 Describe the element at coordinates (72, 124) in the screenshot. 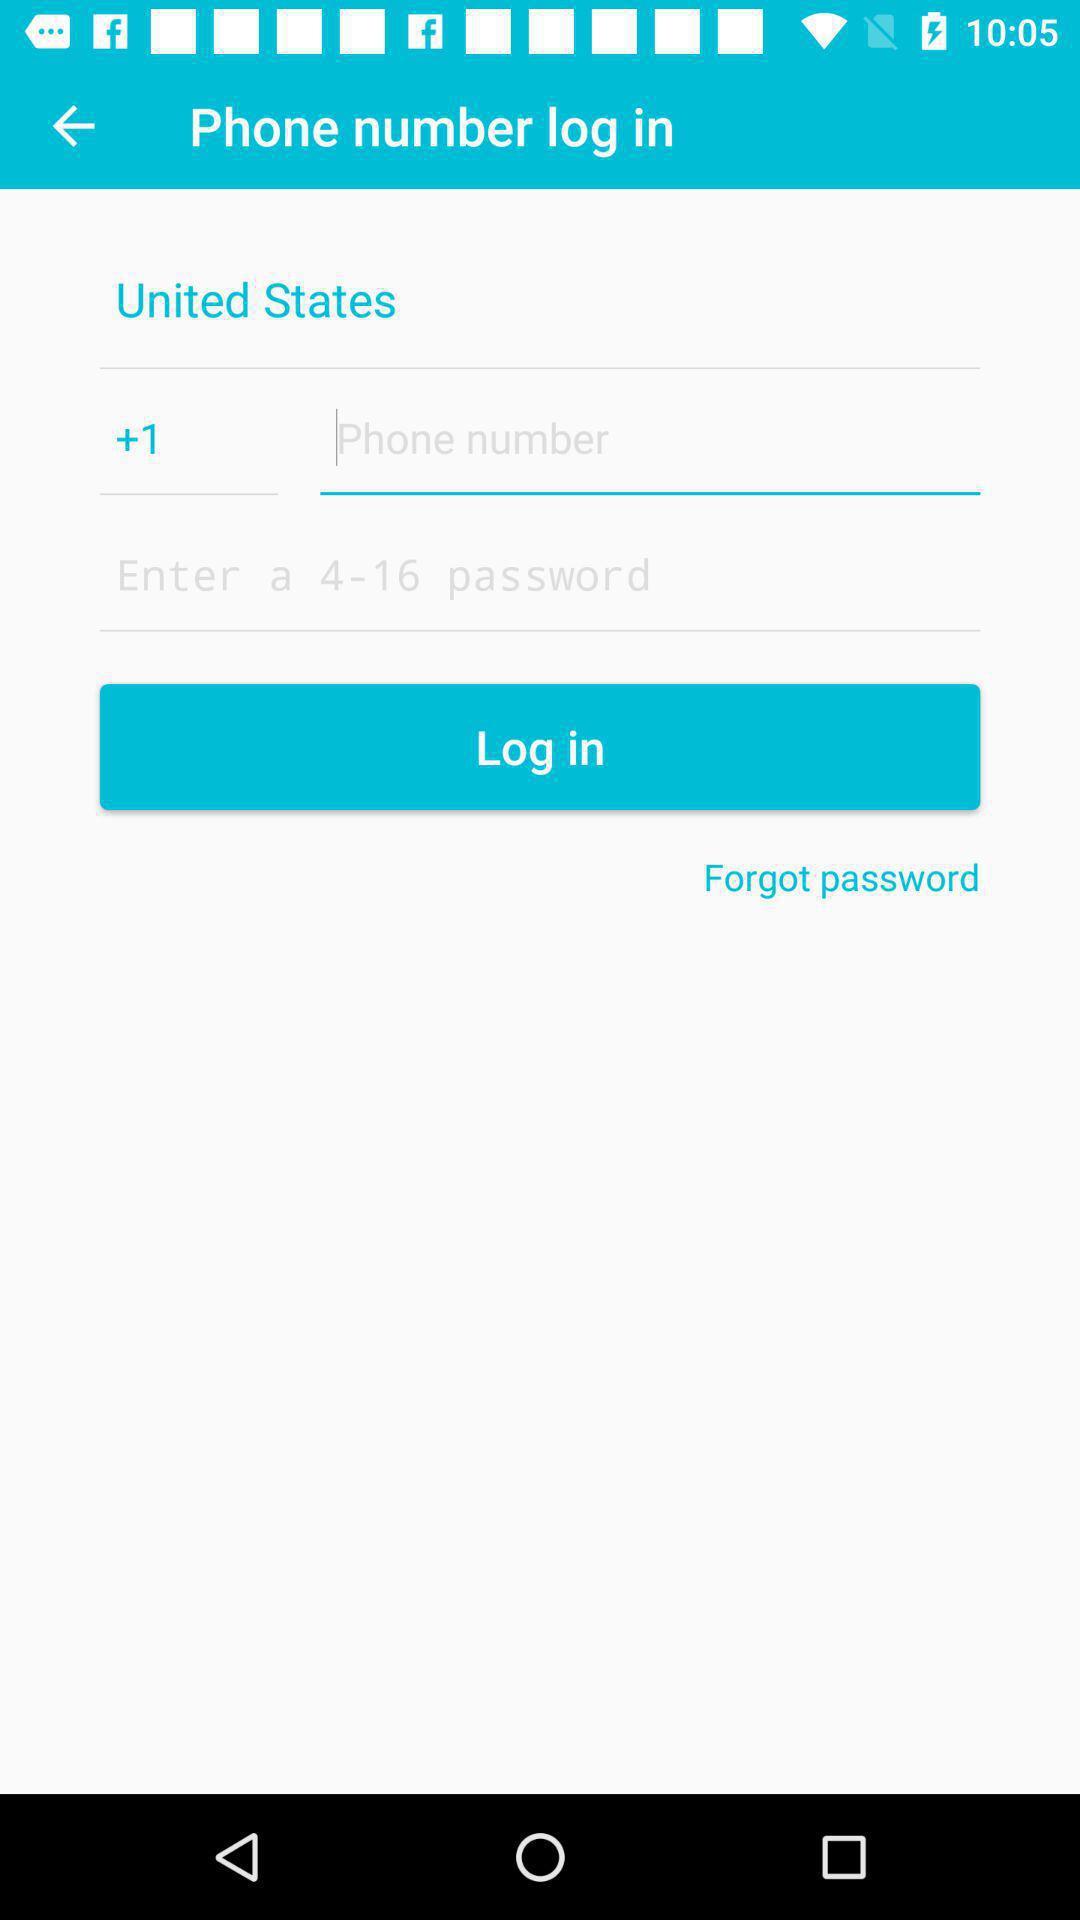

I see `the item to the left of the phone number log icon` at that location.